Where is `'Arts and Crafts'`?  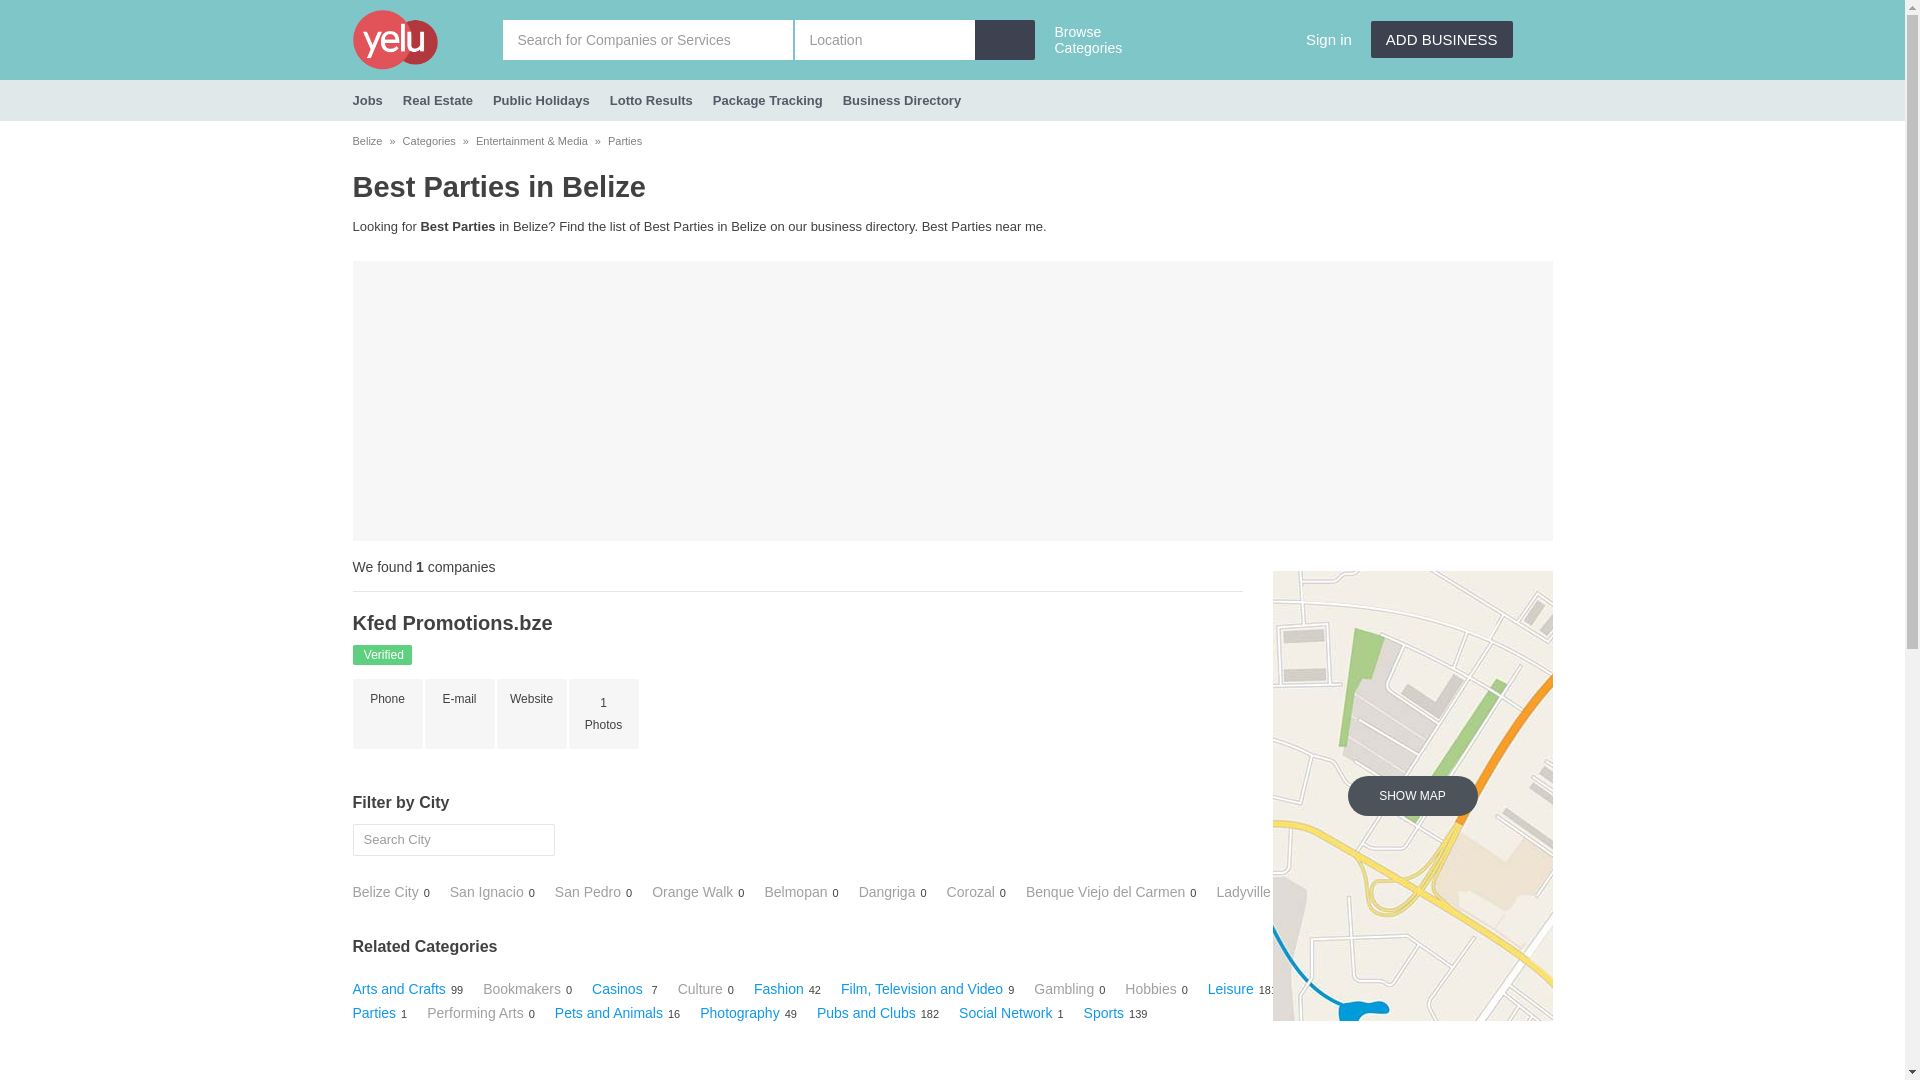 'Arts and Crafts' is located at coordinates (398, 987).